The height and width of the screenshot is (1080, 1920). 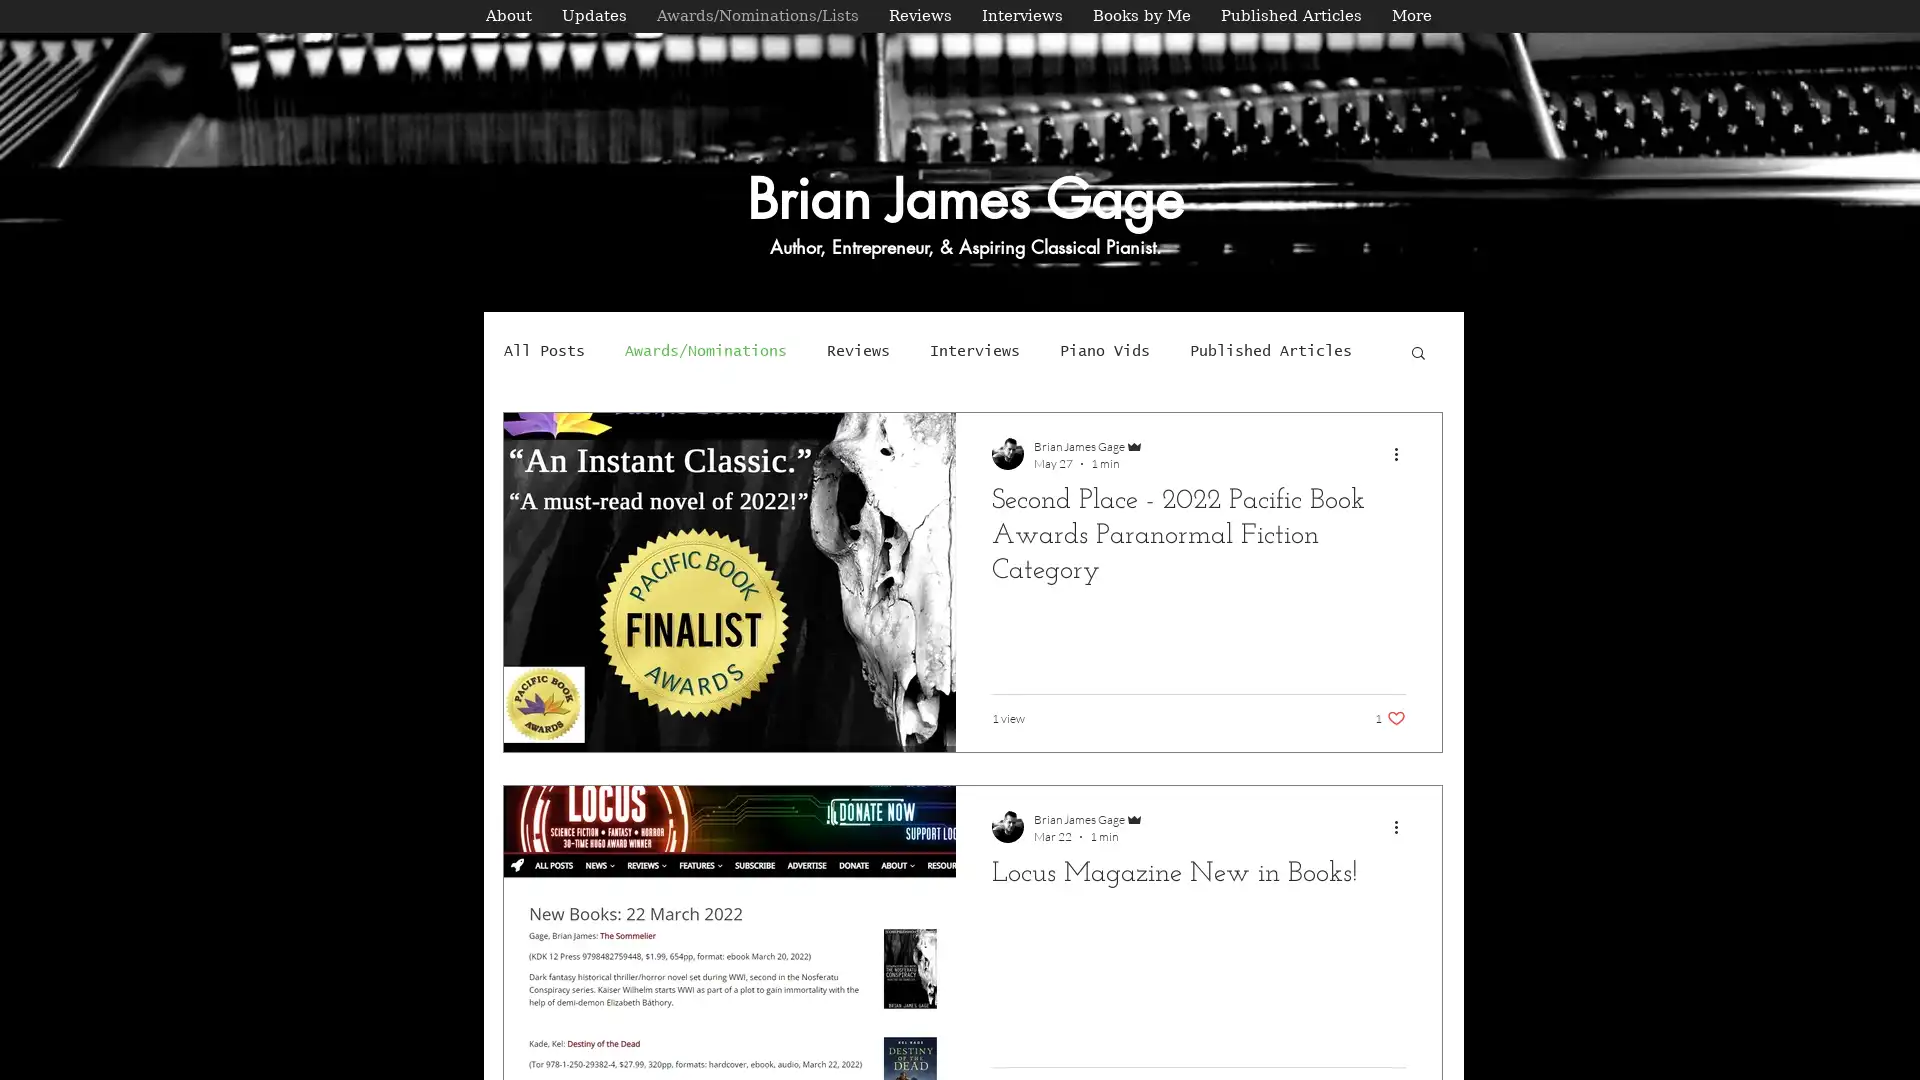 I want to click on 1 like. Post not marked as liked, so click(x=1389, y=717).